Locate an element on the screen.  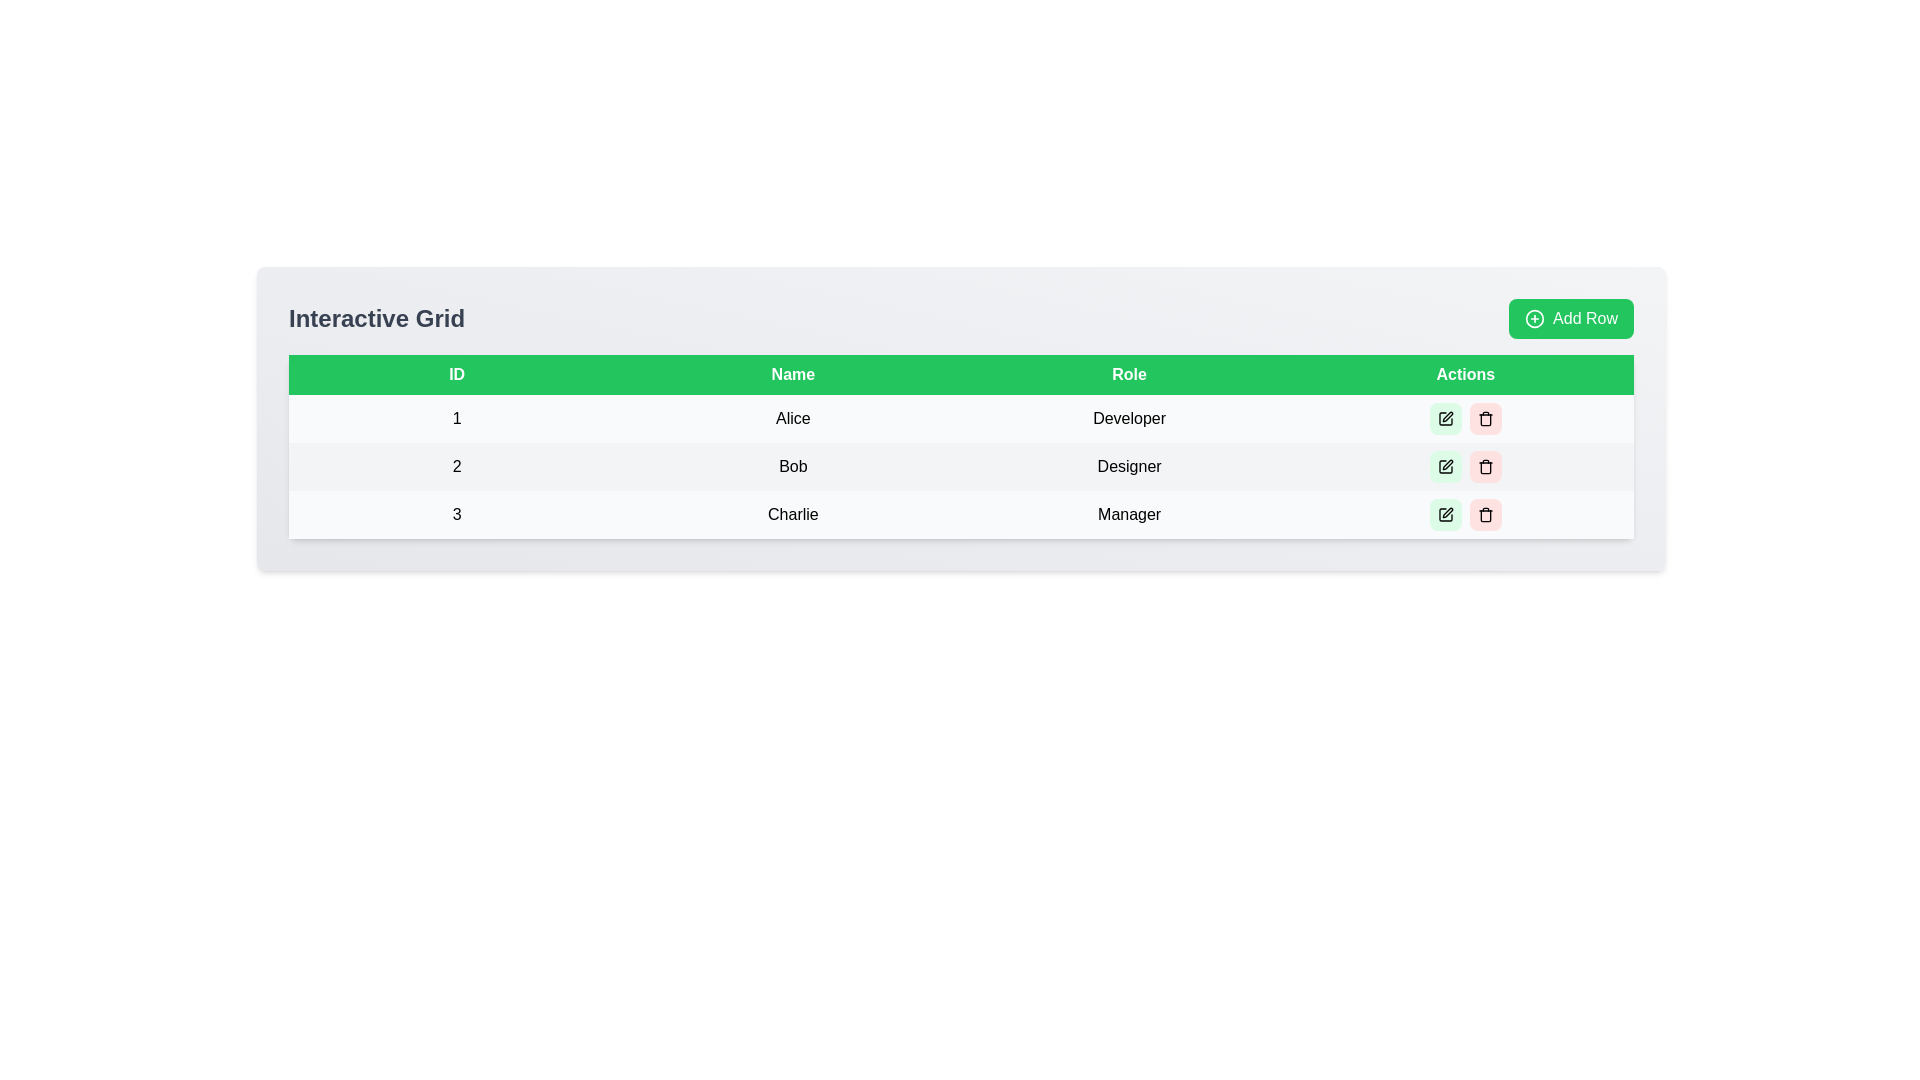
the Text element displaying the role of the individual named 'Charlie' in the row with ID 3 in the grid, located in the 'Role' column is located at coordinates (1129, 514).